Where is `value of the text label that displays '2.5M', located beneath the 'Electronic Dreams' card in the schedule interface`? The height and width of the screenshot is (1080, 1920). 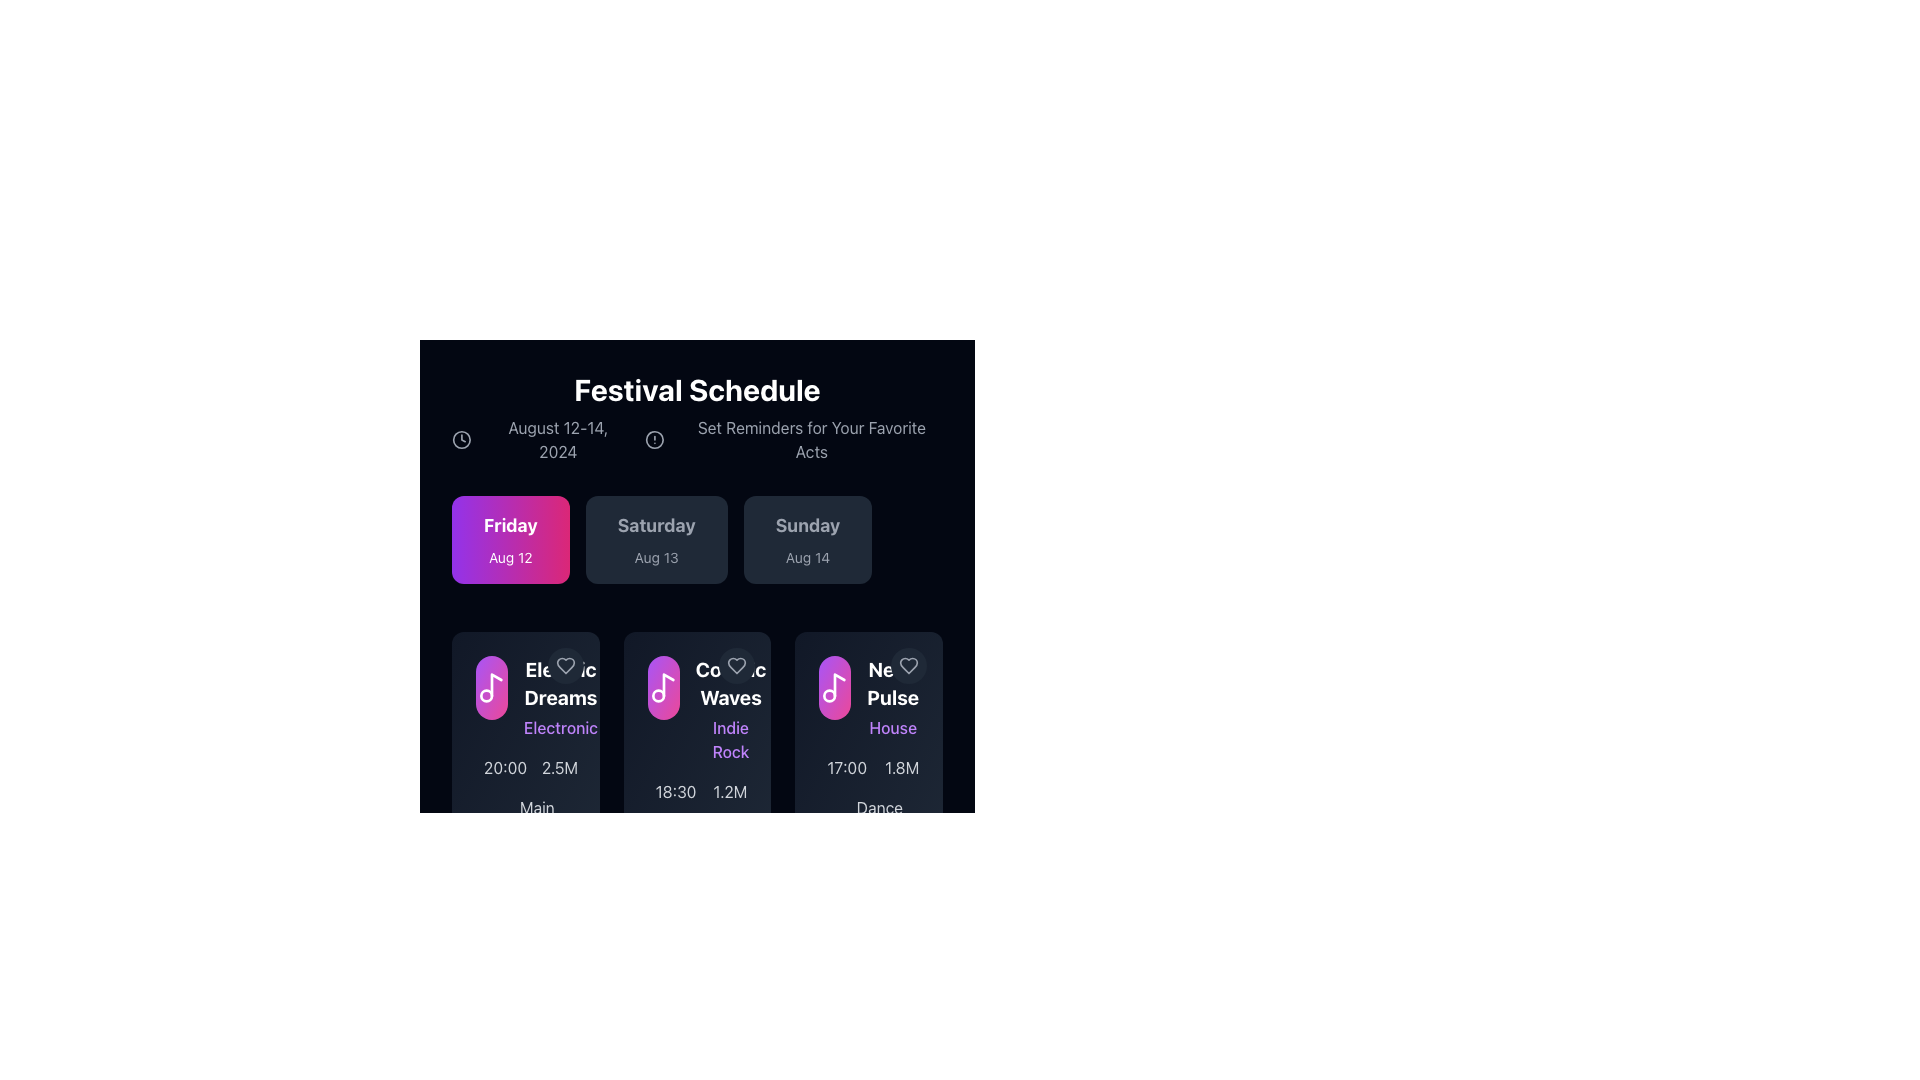
value of the text label that displays '2.5M', located beneath the 'Electronic Dreams' card in the schedule interface is located at coordinates (560, 766).